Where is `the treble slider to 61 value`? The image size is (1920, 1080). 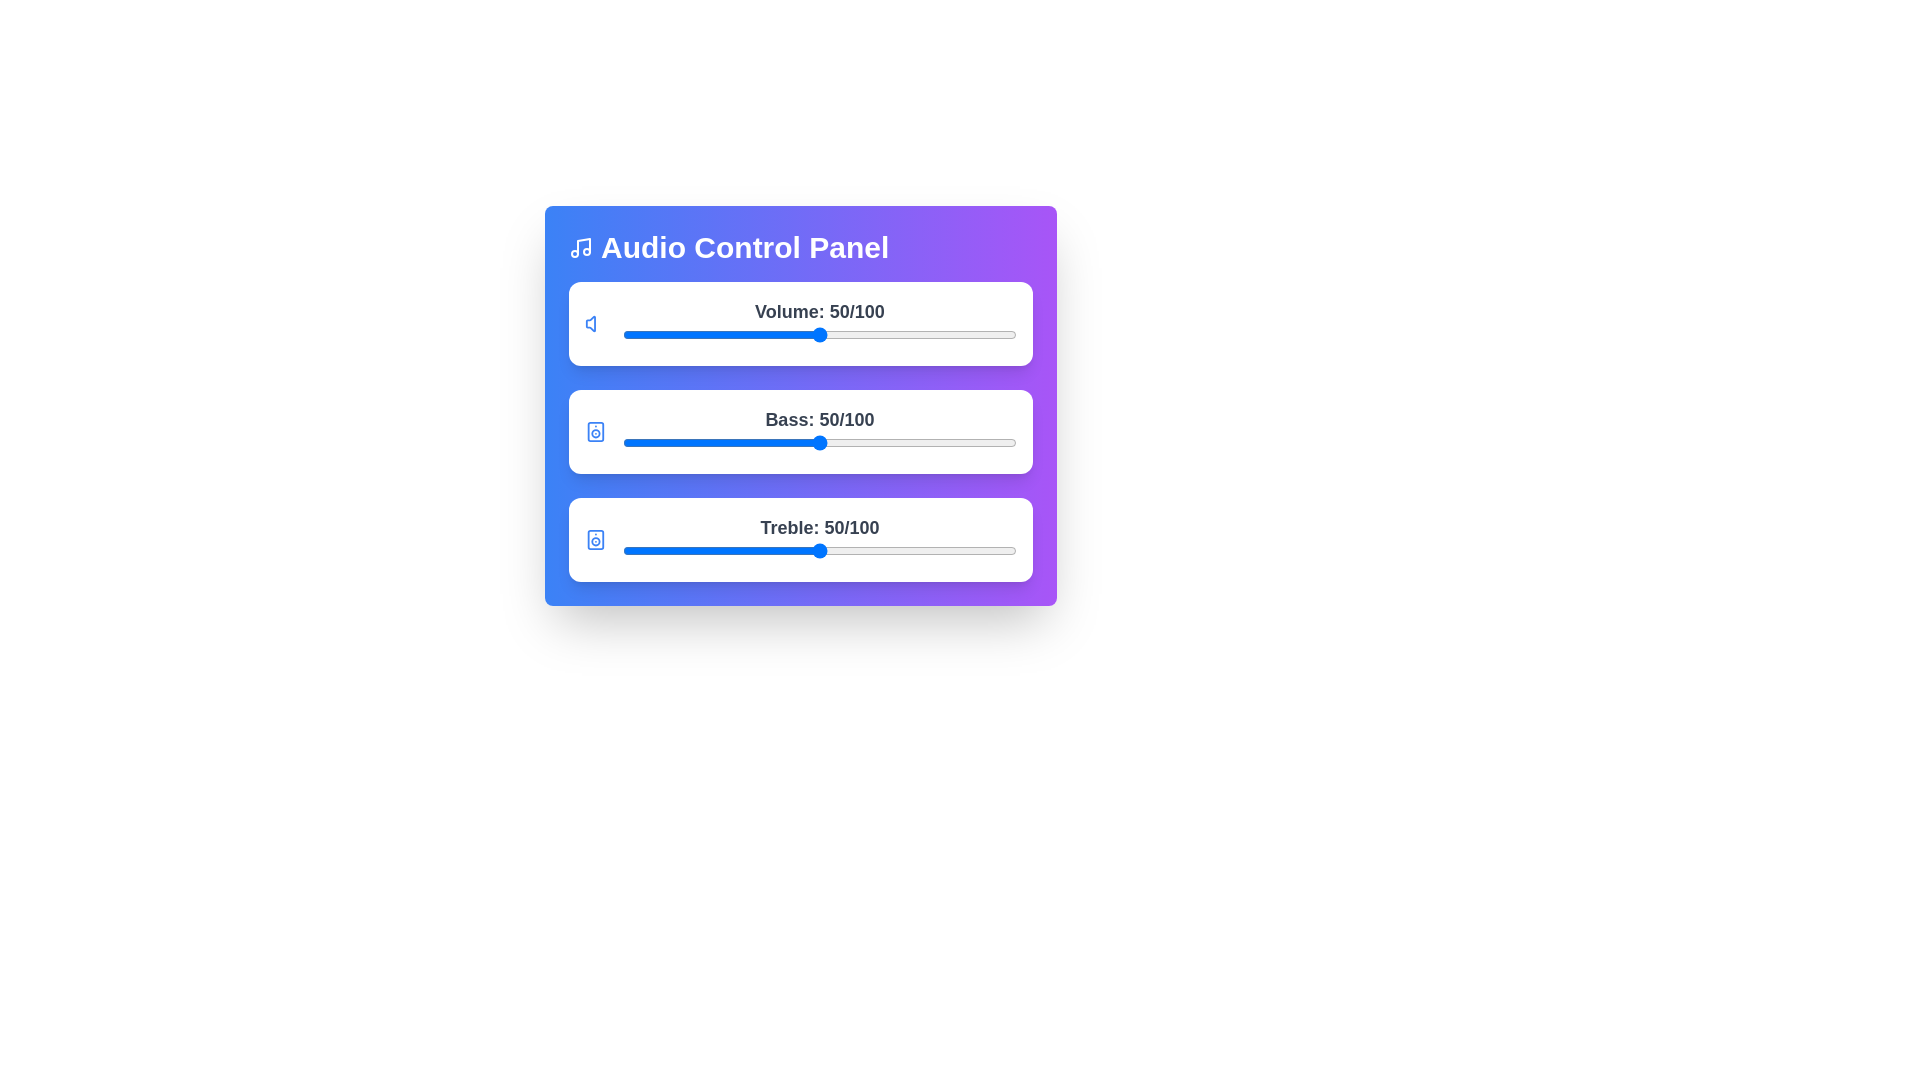 the treble slider to 61 value is located at coordinates (863, 551).